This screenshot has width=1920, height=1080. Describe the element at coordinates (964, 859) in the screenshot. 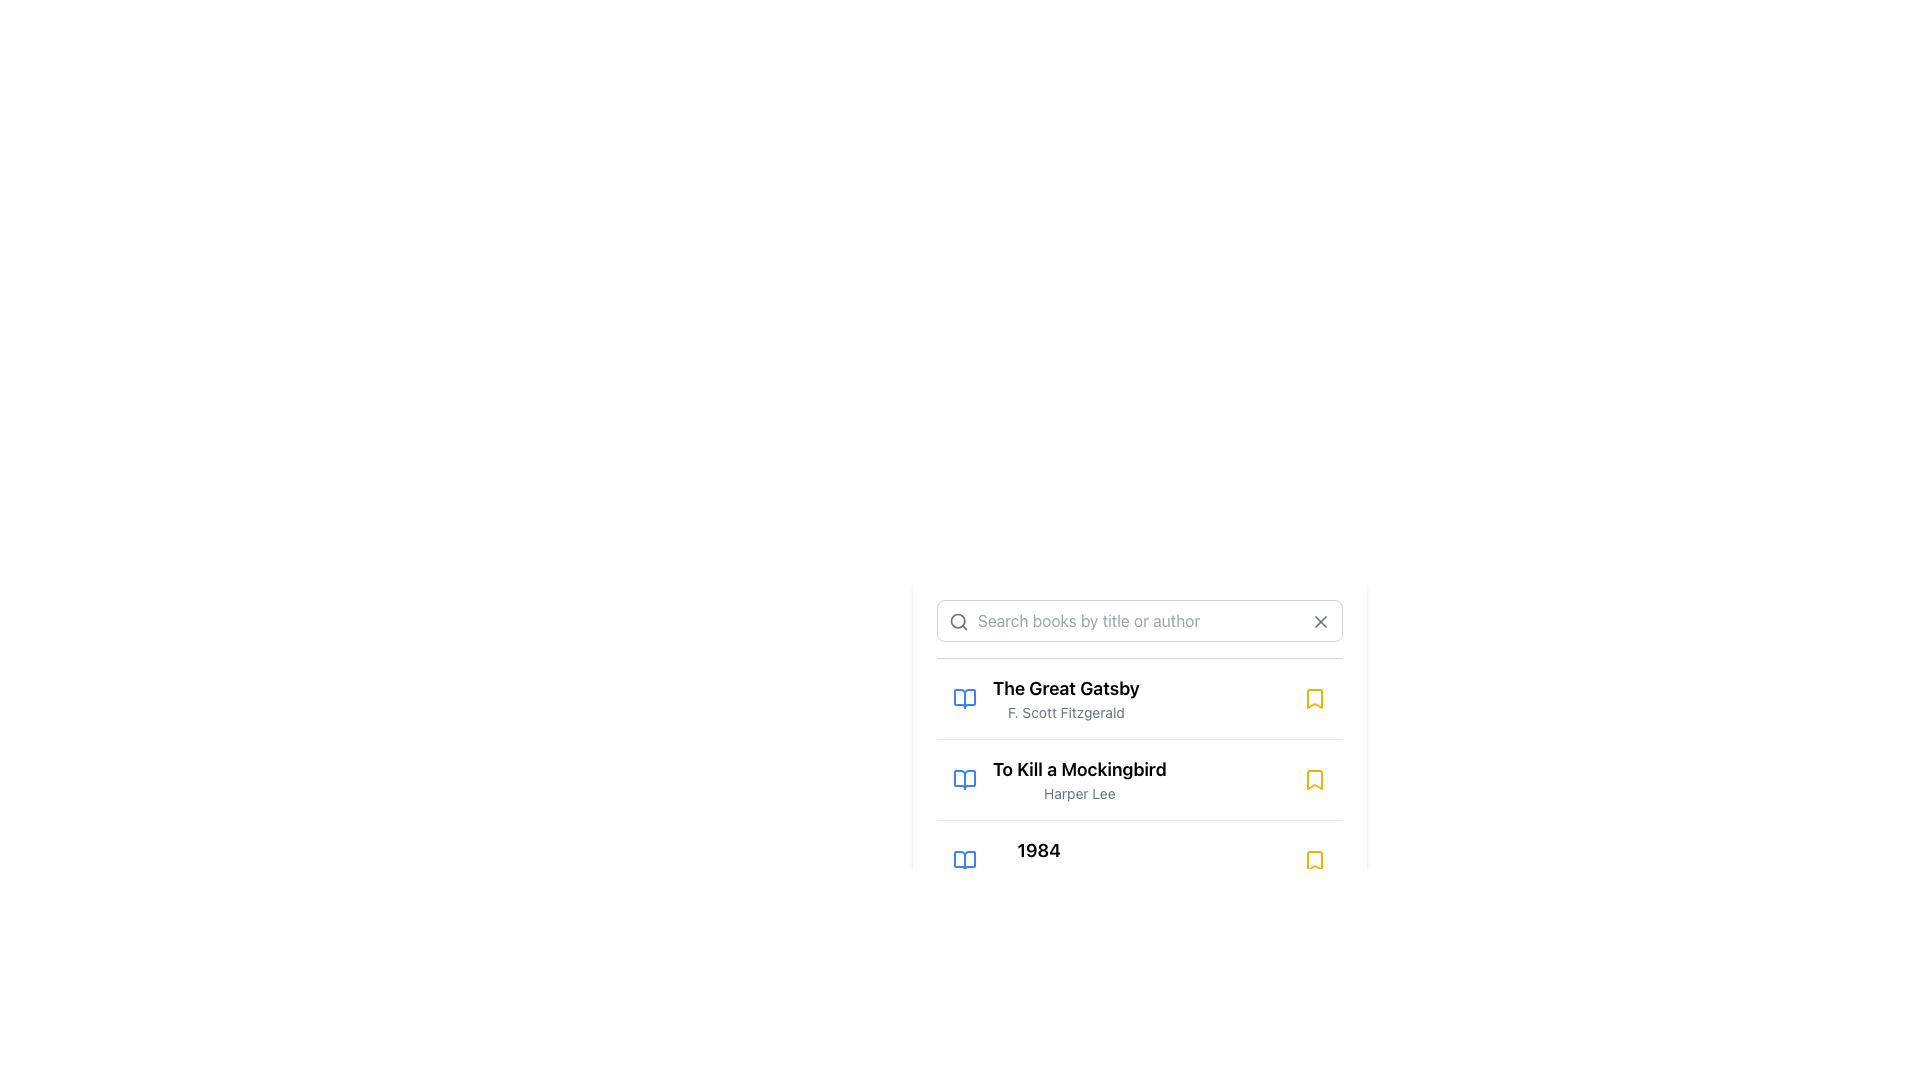

I see `the left page of the open book icon, which is styled with a blue outline and is part of the visual representation for the book title '1984' in the third row of the item list` at that location.